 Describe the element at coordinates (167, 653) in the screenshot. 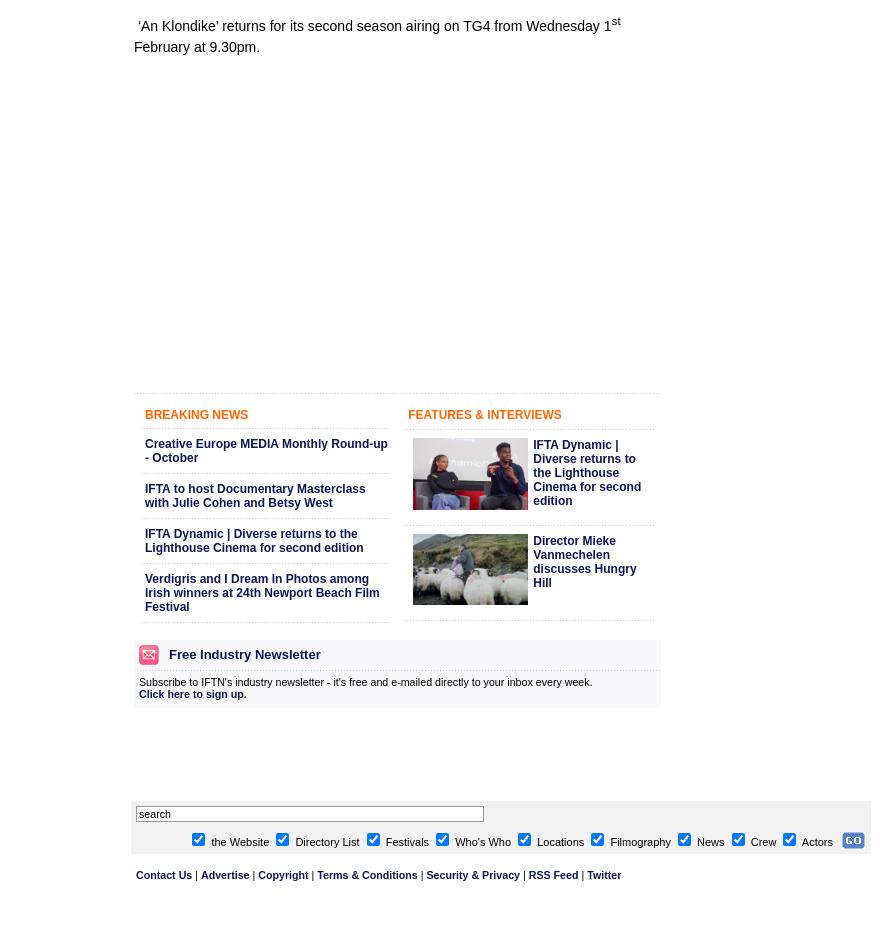

I see `'Free Industry Newsletter'` at that location.